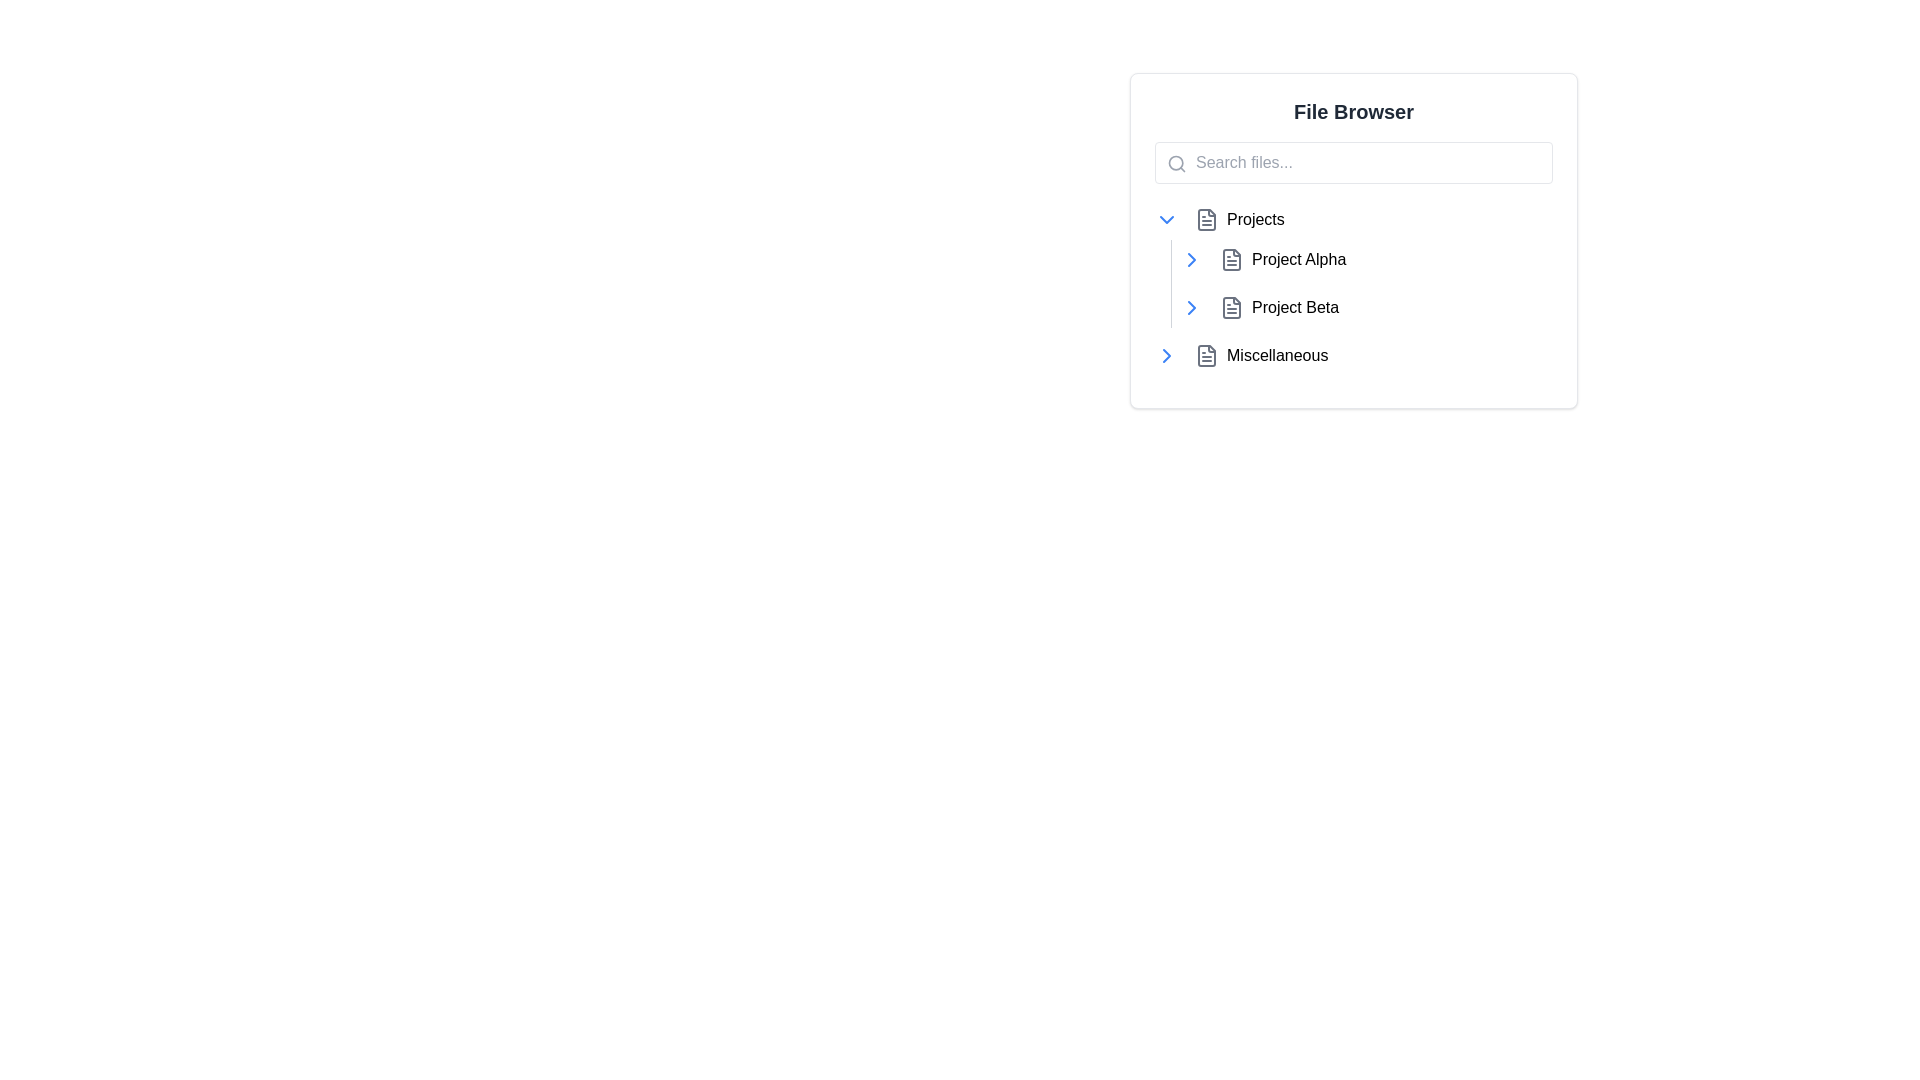 The height and width of the screenshot is (1080, 1920). What do you see at coordinates (1205, 219) in the screenshot?
I see `the document file icon associated with 'Projects'` at bounding box center [1205, 219].